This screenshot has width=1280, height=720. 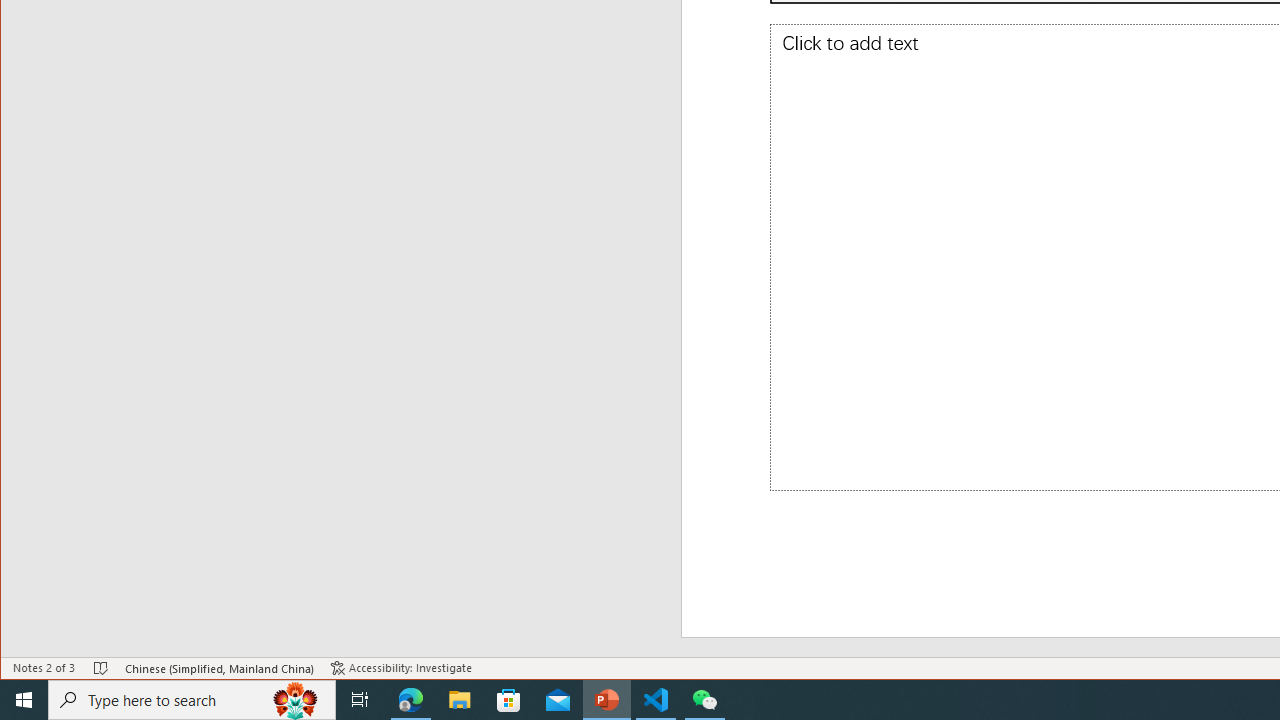 What do you see at coordinates (705, 698) in the screenshot?
I see `'WeChat - 1 running window'` at bounding box center [705, 698].